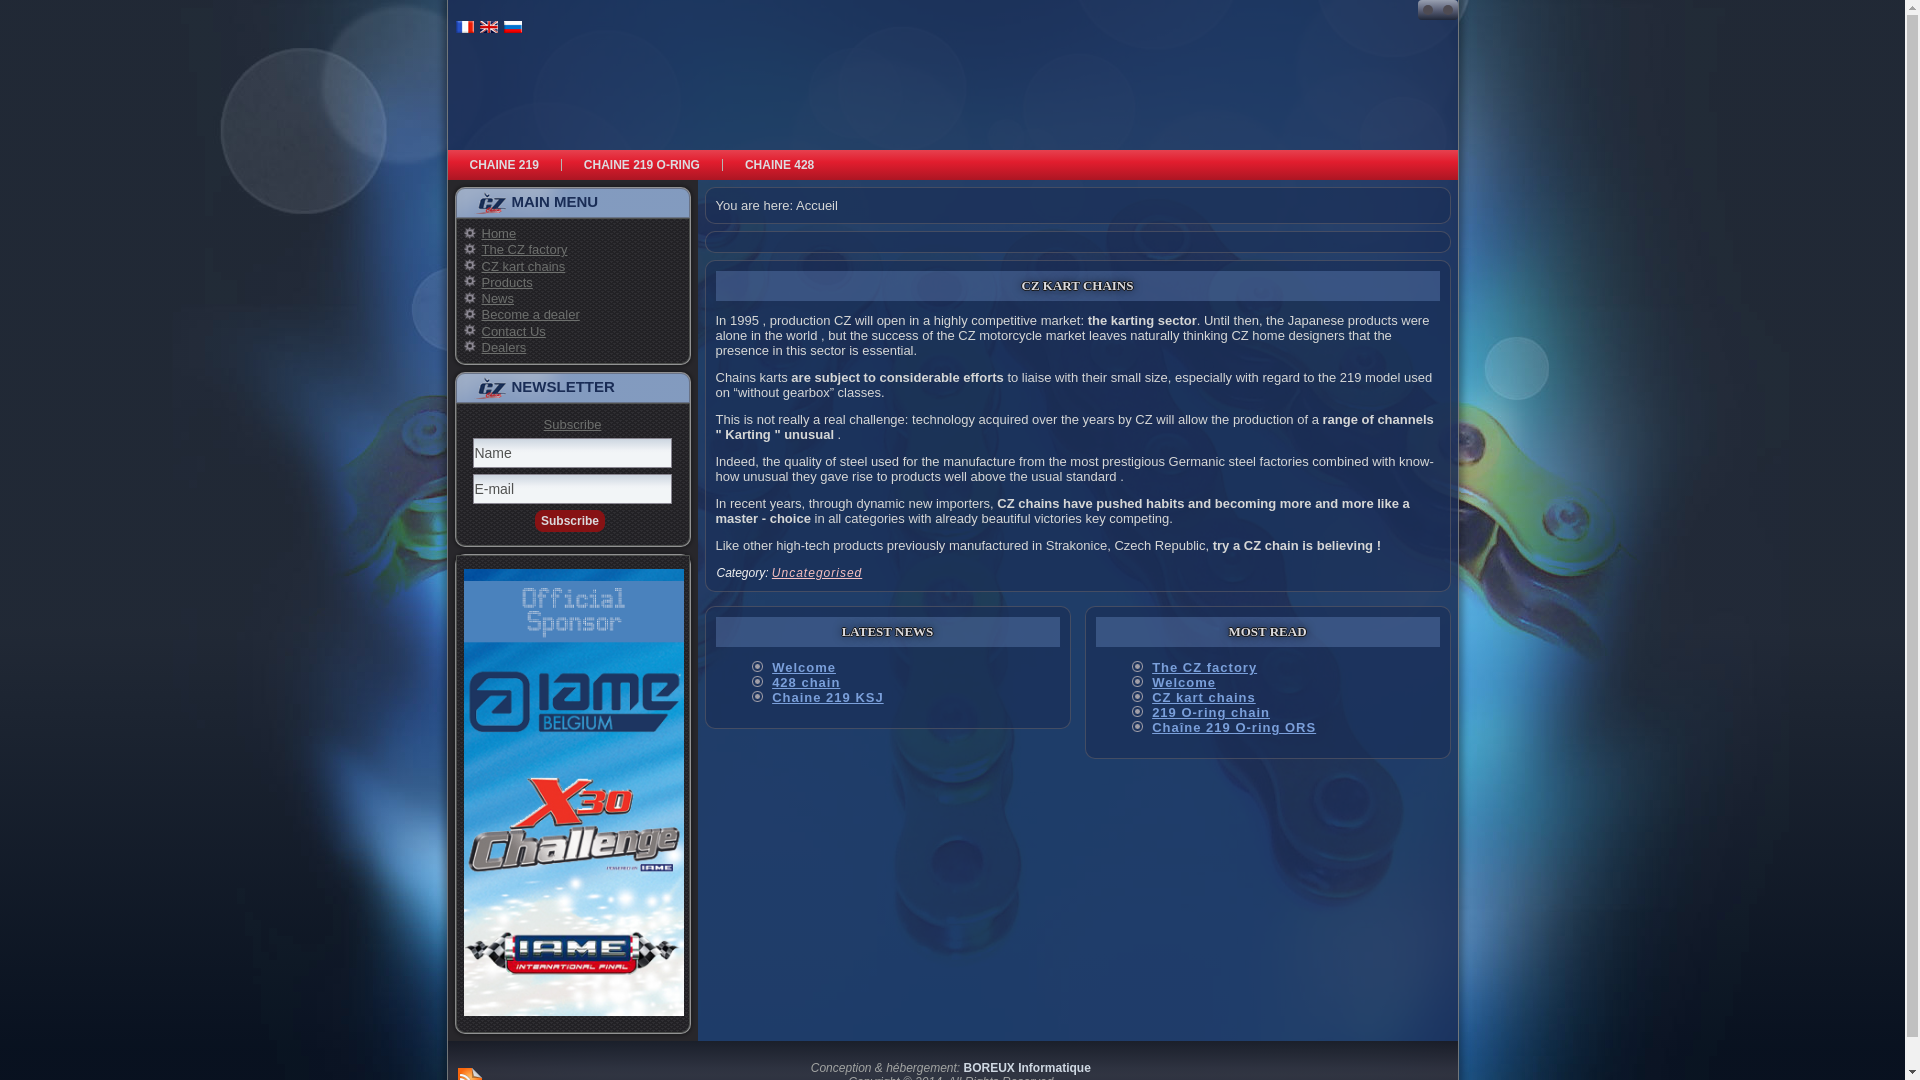 This screenshot has height=1080, width=1920. I want to click on 'Products', so click(507, 282).